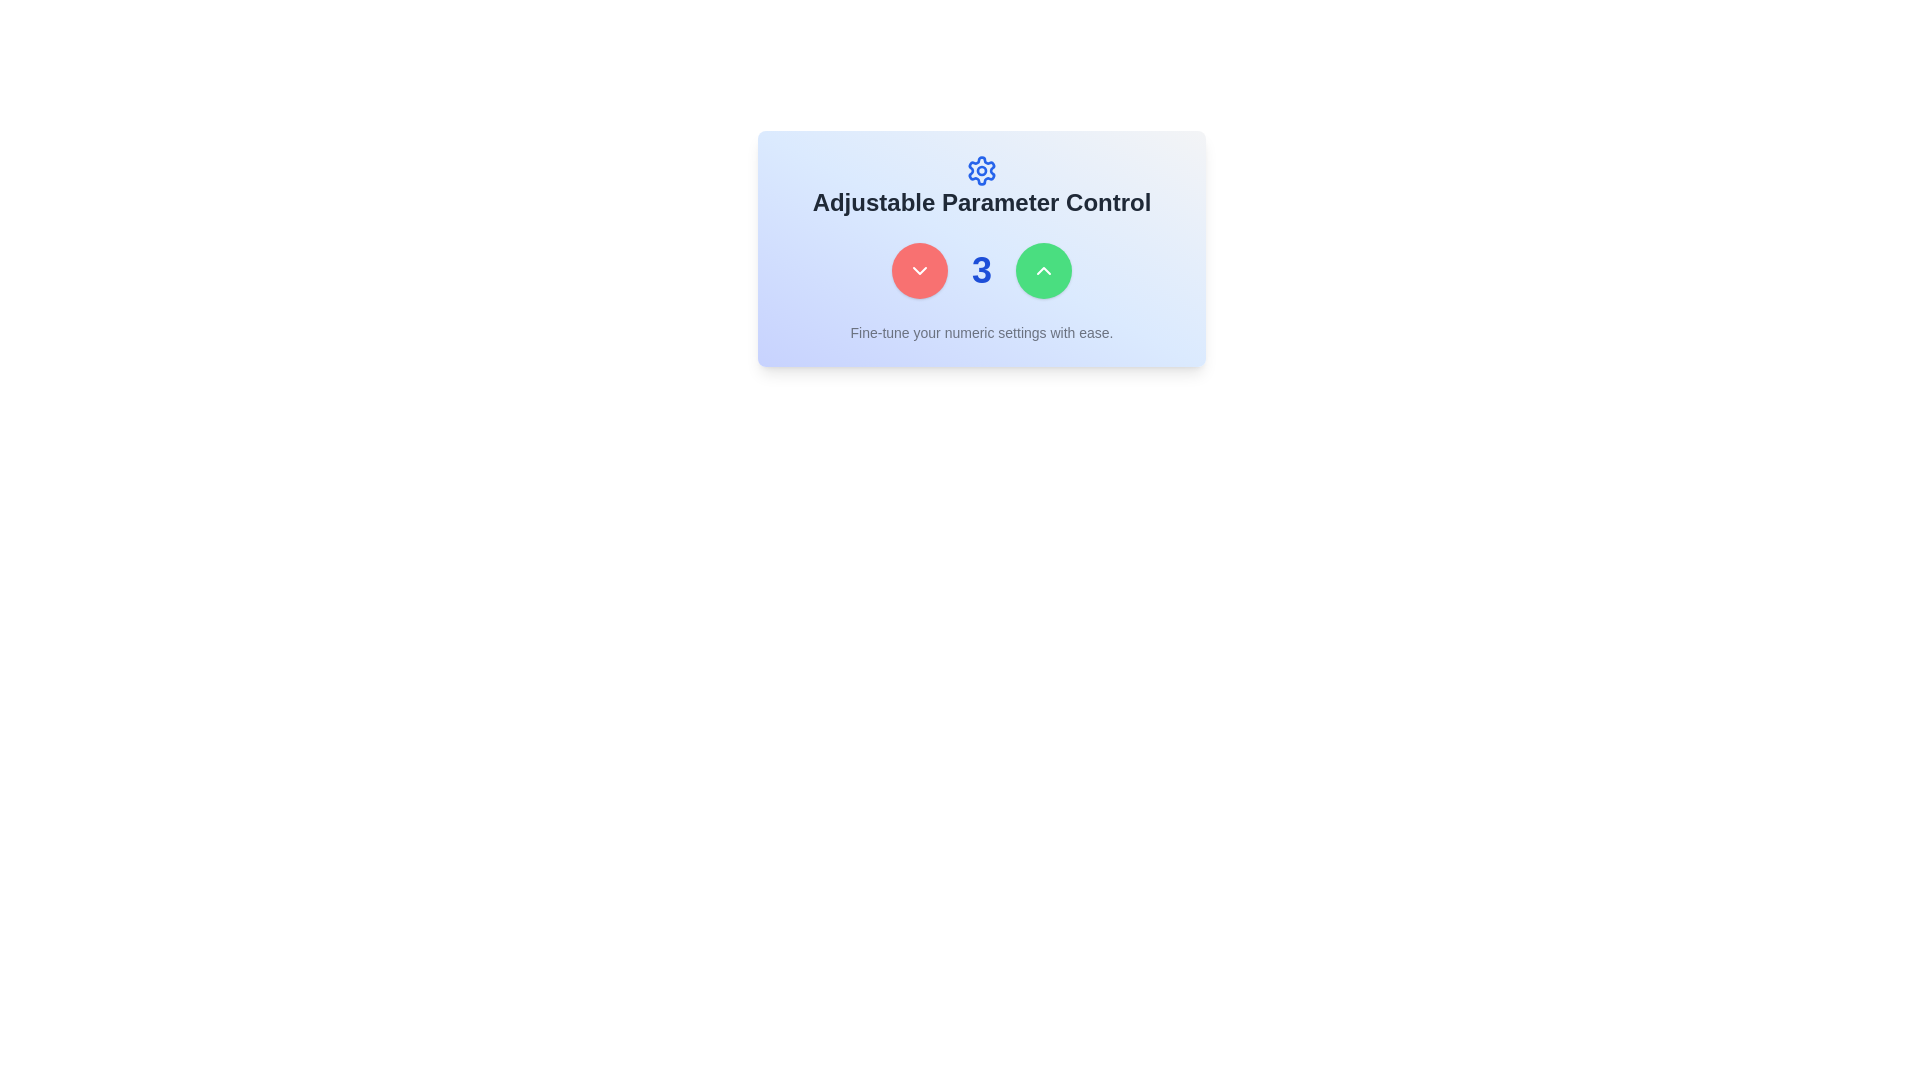  Describe the element at coordinates (982, 169) in the screenshot. I see `the gear icon with a blue outline located above the text 'Adjustable Parameter Control'` at that location.